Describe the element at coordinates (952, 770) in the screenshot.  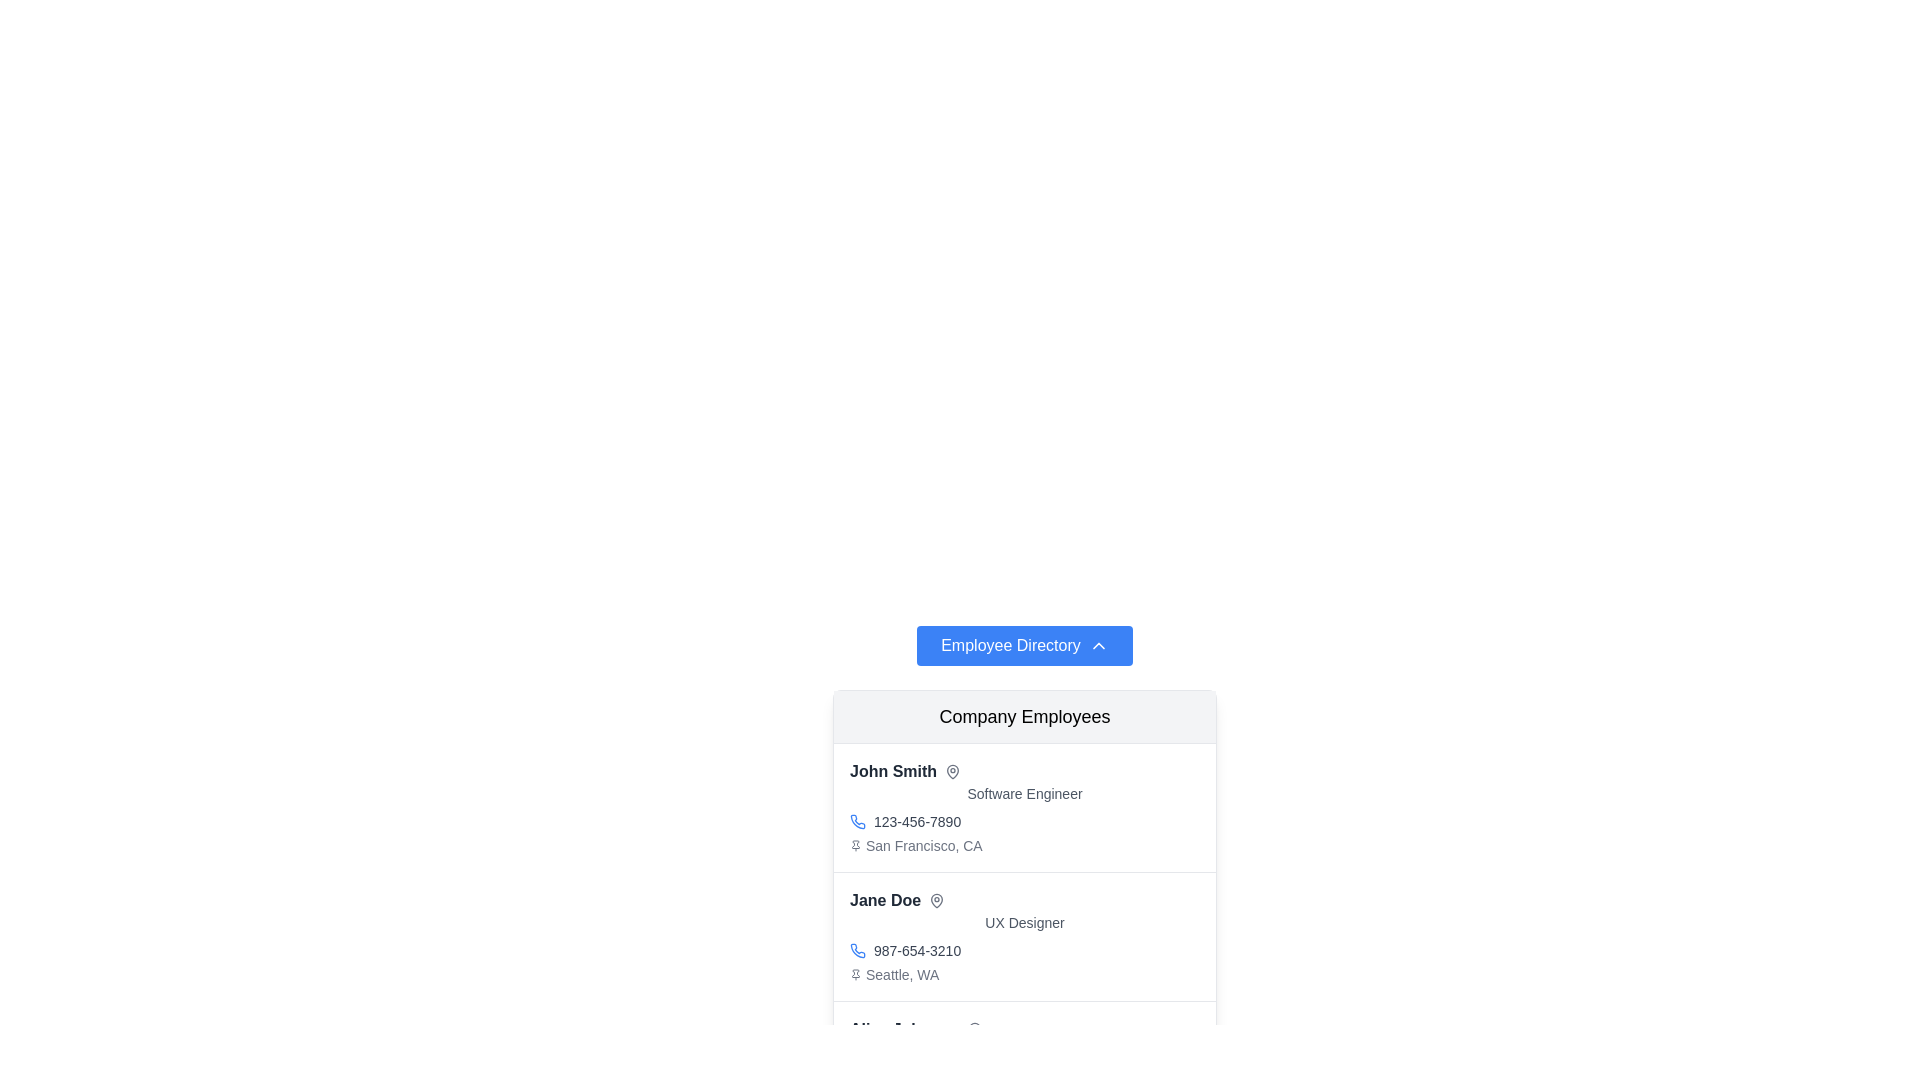
I see `the small gray pin icon styled as a map location marker, located to the right of the text 'John Smith' in the 'Company Employees' section` at that location.